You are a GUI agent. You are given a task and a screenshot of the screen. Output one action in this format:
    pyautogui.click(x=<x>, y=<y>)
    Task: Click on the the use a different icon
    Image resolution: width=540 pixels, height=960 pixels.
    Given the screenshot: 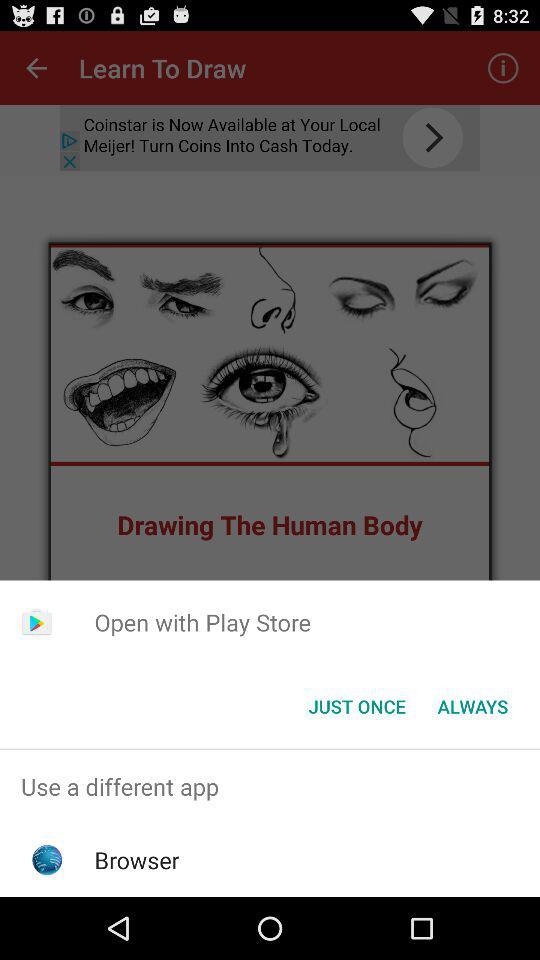 What is the action you would take?
    pyautogui.click(x=270, y=786)
    